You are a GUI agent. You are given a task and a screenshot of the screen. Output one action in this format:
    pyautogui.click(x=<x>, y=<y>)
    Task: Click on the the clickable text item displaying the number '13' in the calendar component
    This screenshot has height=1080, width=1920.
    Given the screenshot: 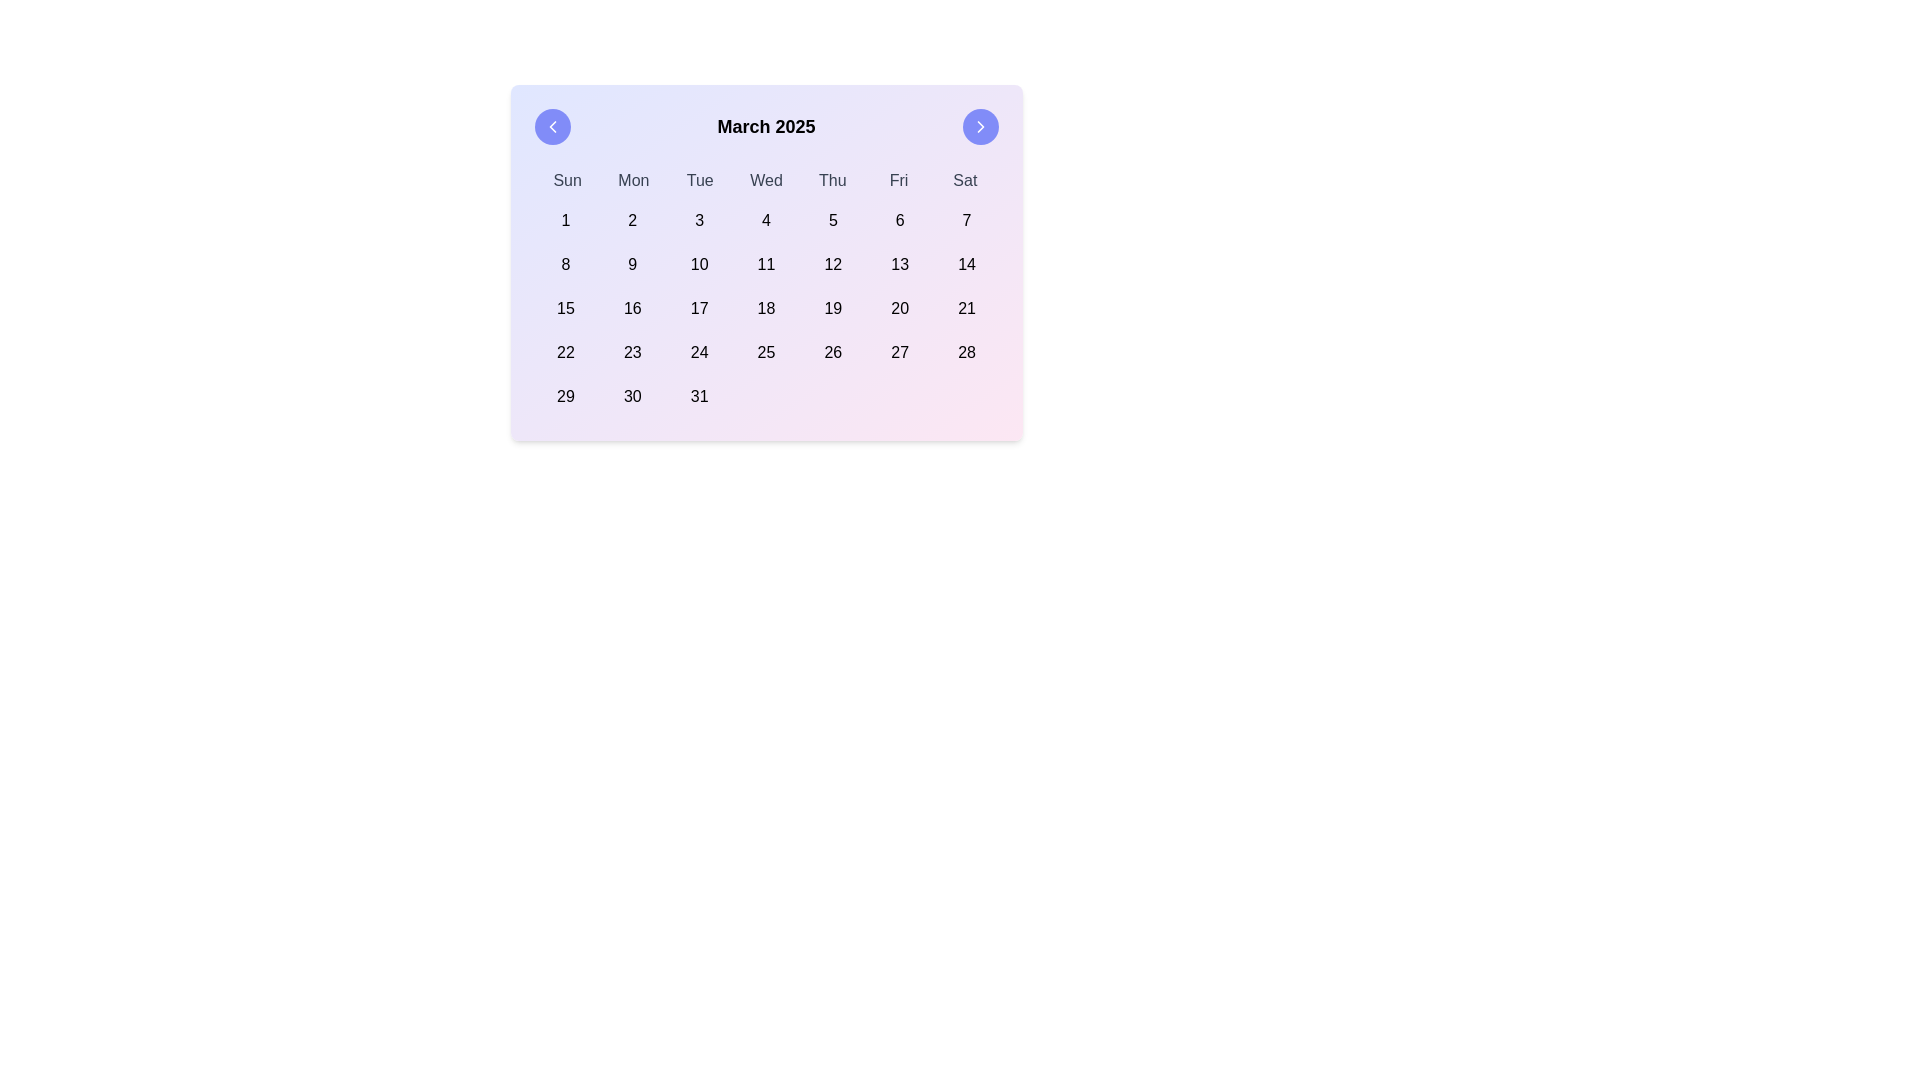 What is the action you would take?
    pyautogui.click(x=899, y=264)
    